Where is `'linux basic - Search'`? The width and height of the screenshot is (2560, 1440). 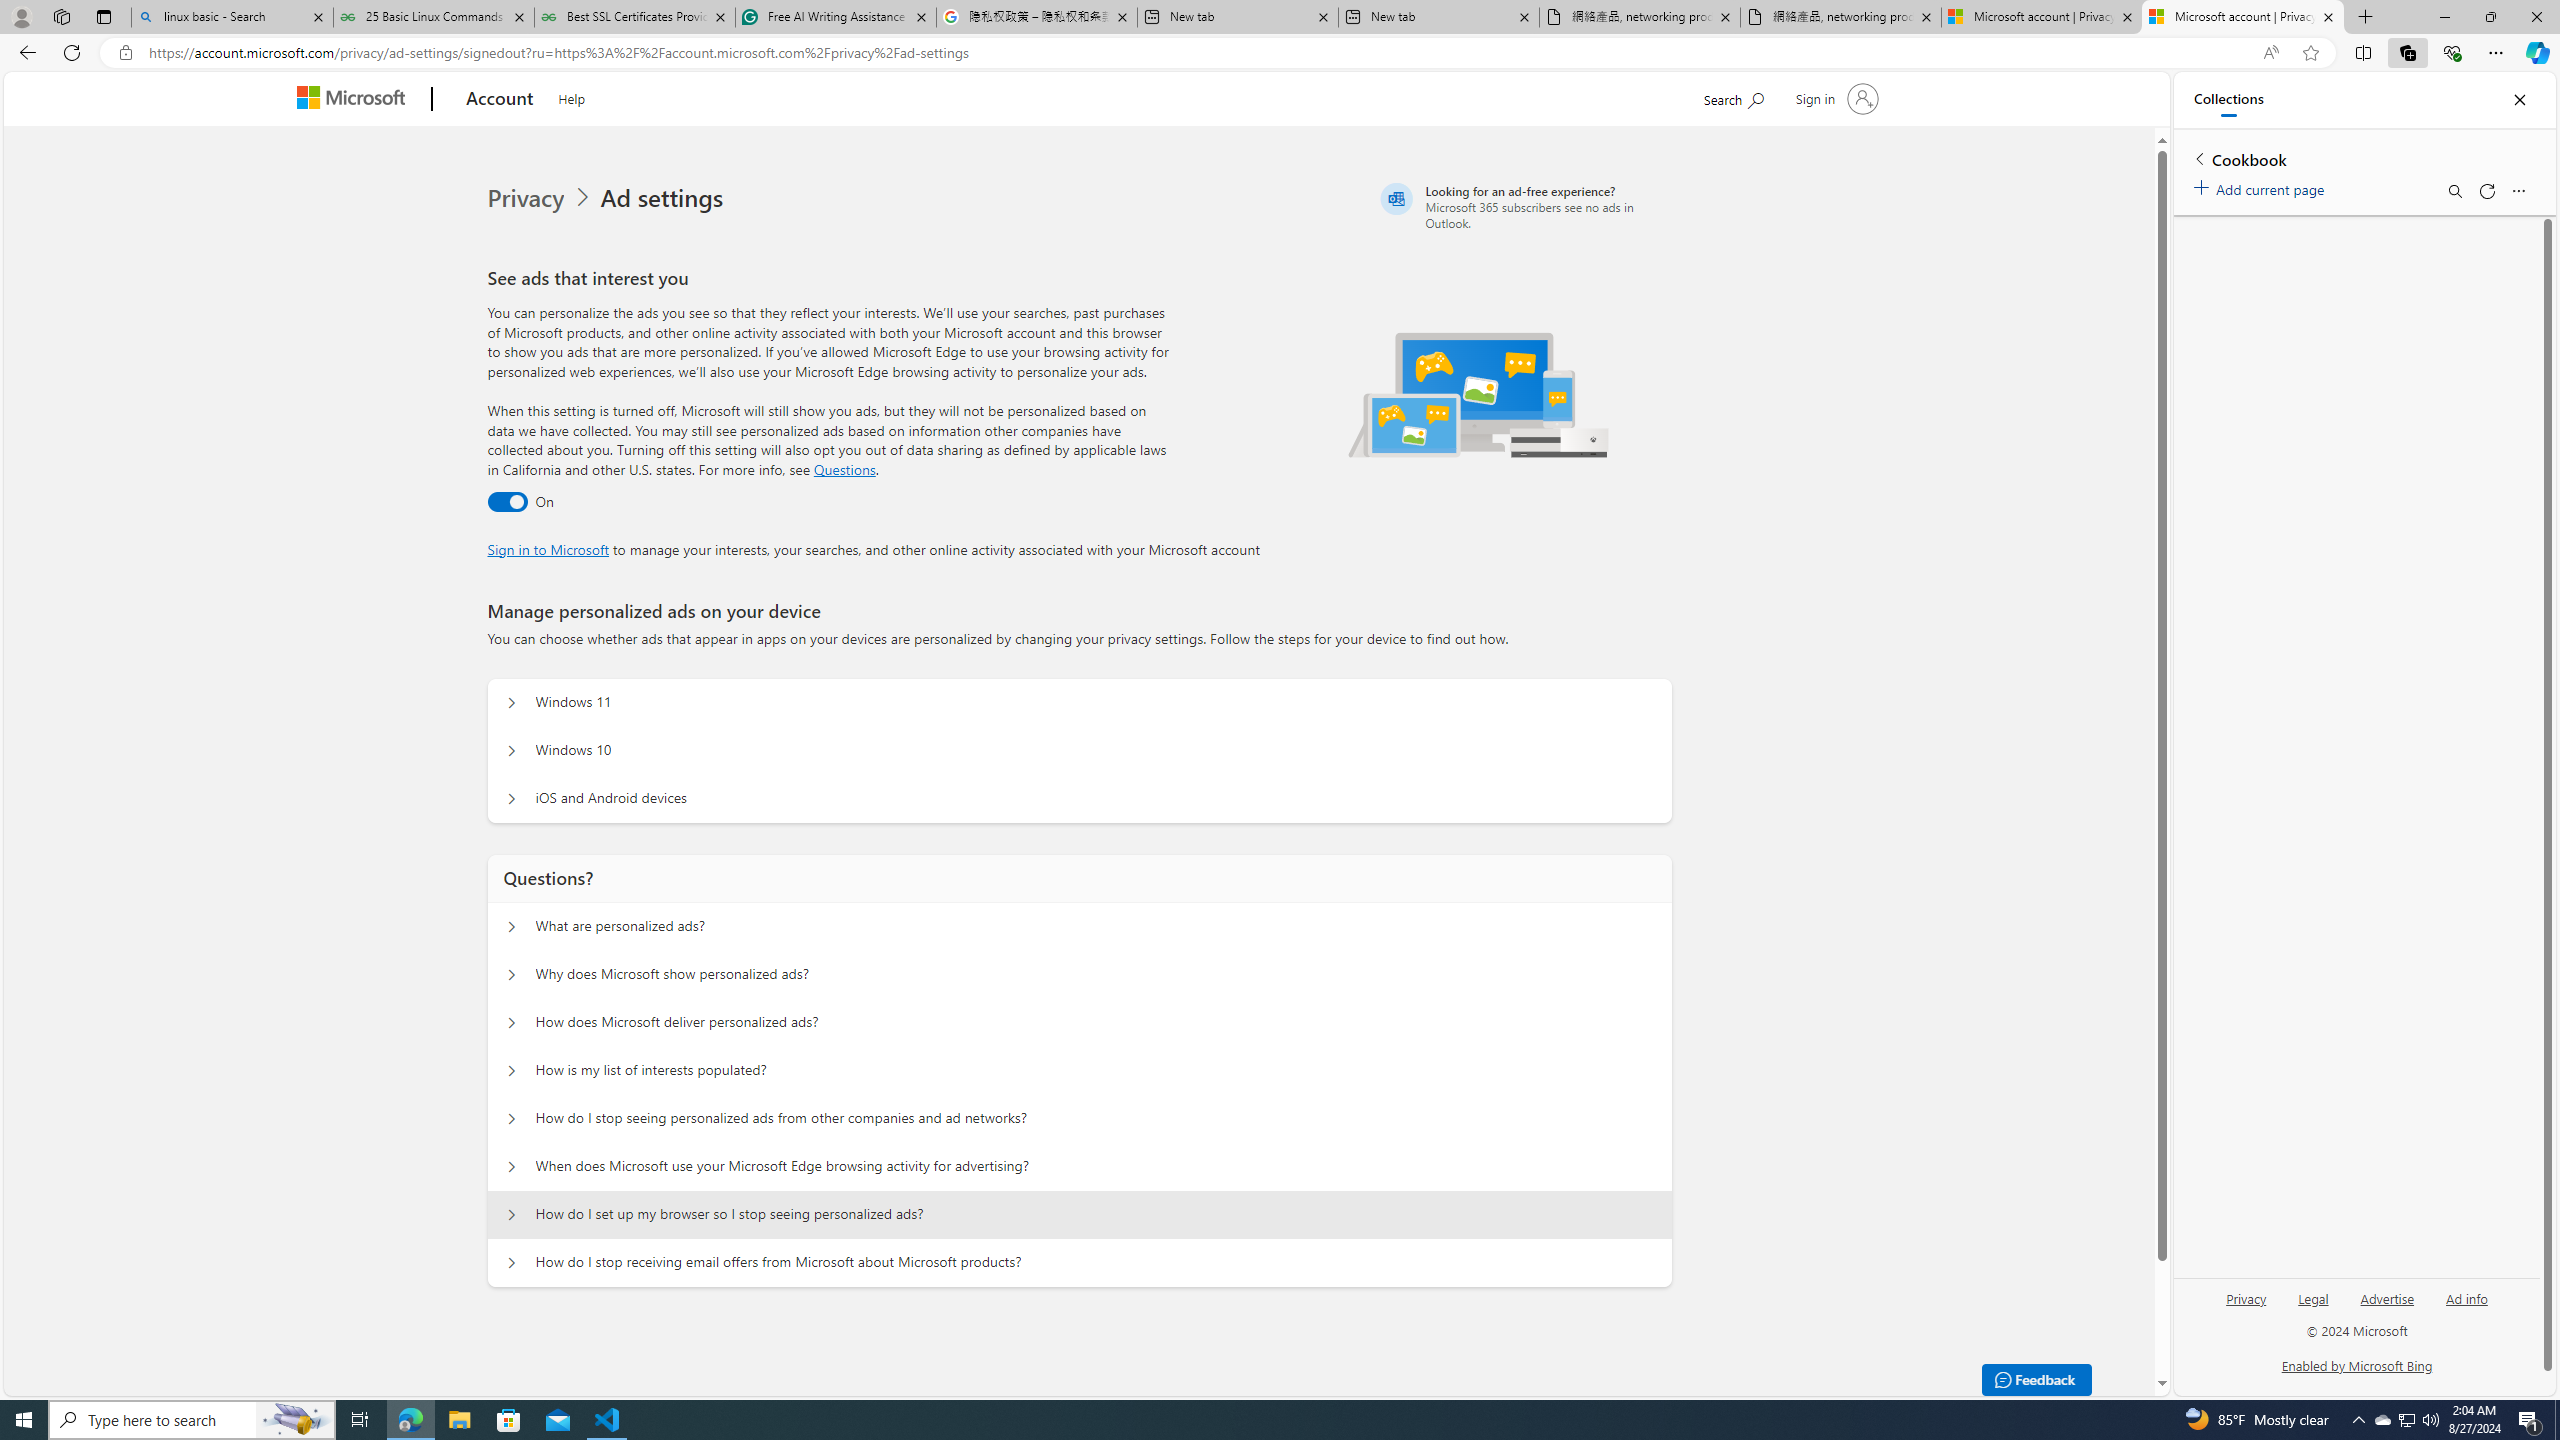
'linux basic - Search' is located at coordinates (232, 16).